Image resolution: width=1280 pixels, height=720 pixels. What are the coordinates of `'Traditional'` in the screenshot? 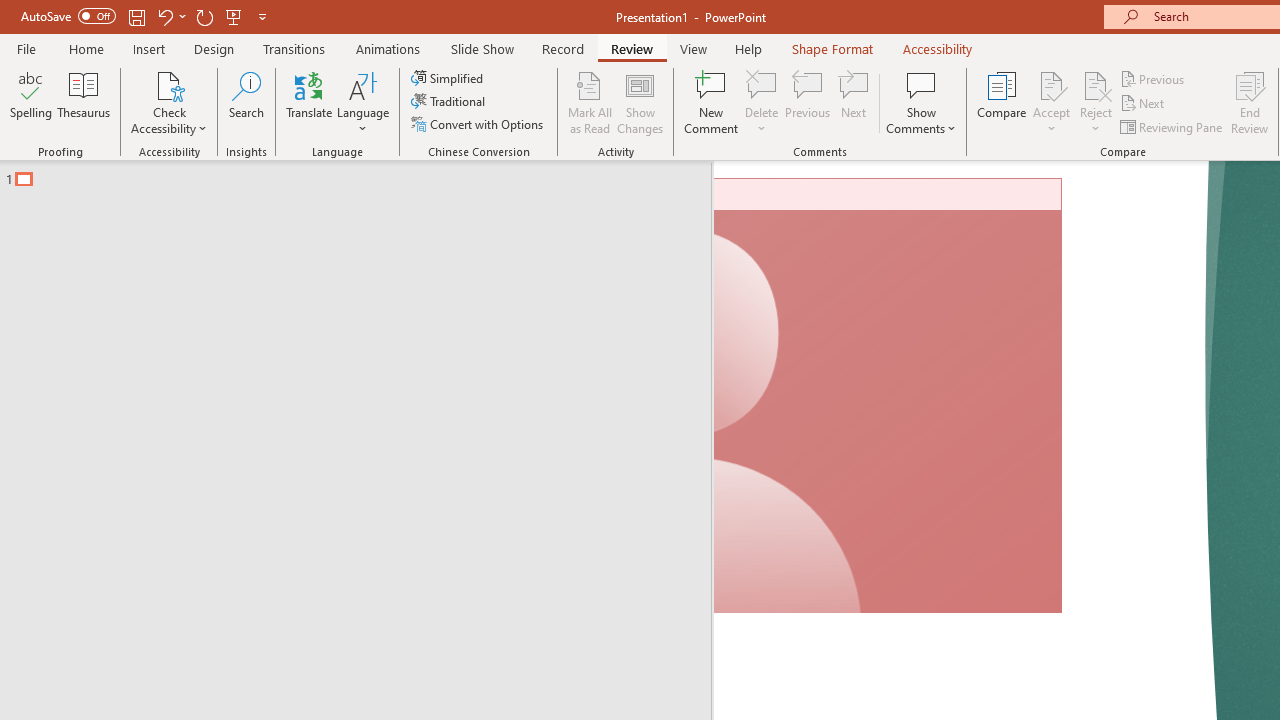 It's located at (448, 101).